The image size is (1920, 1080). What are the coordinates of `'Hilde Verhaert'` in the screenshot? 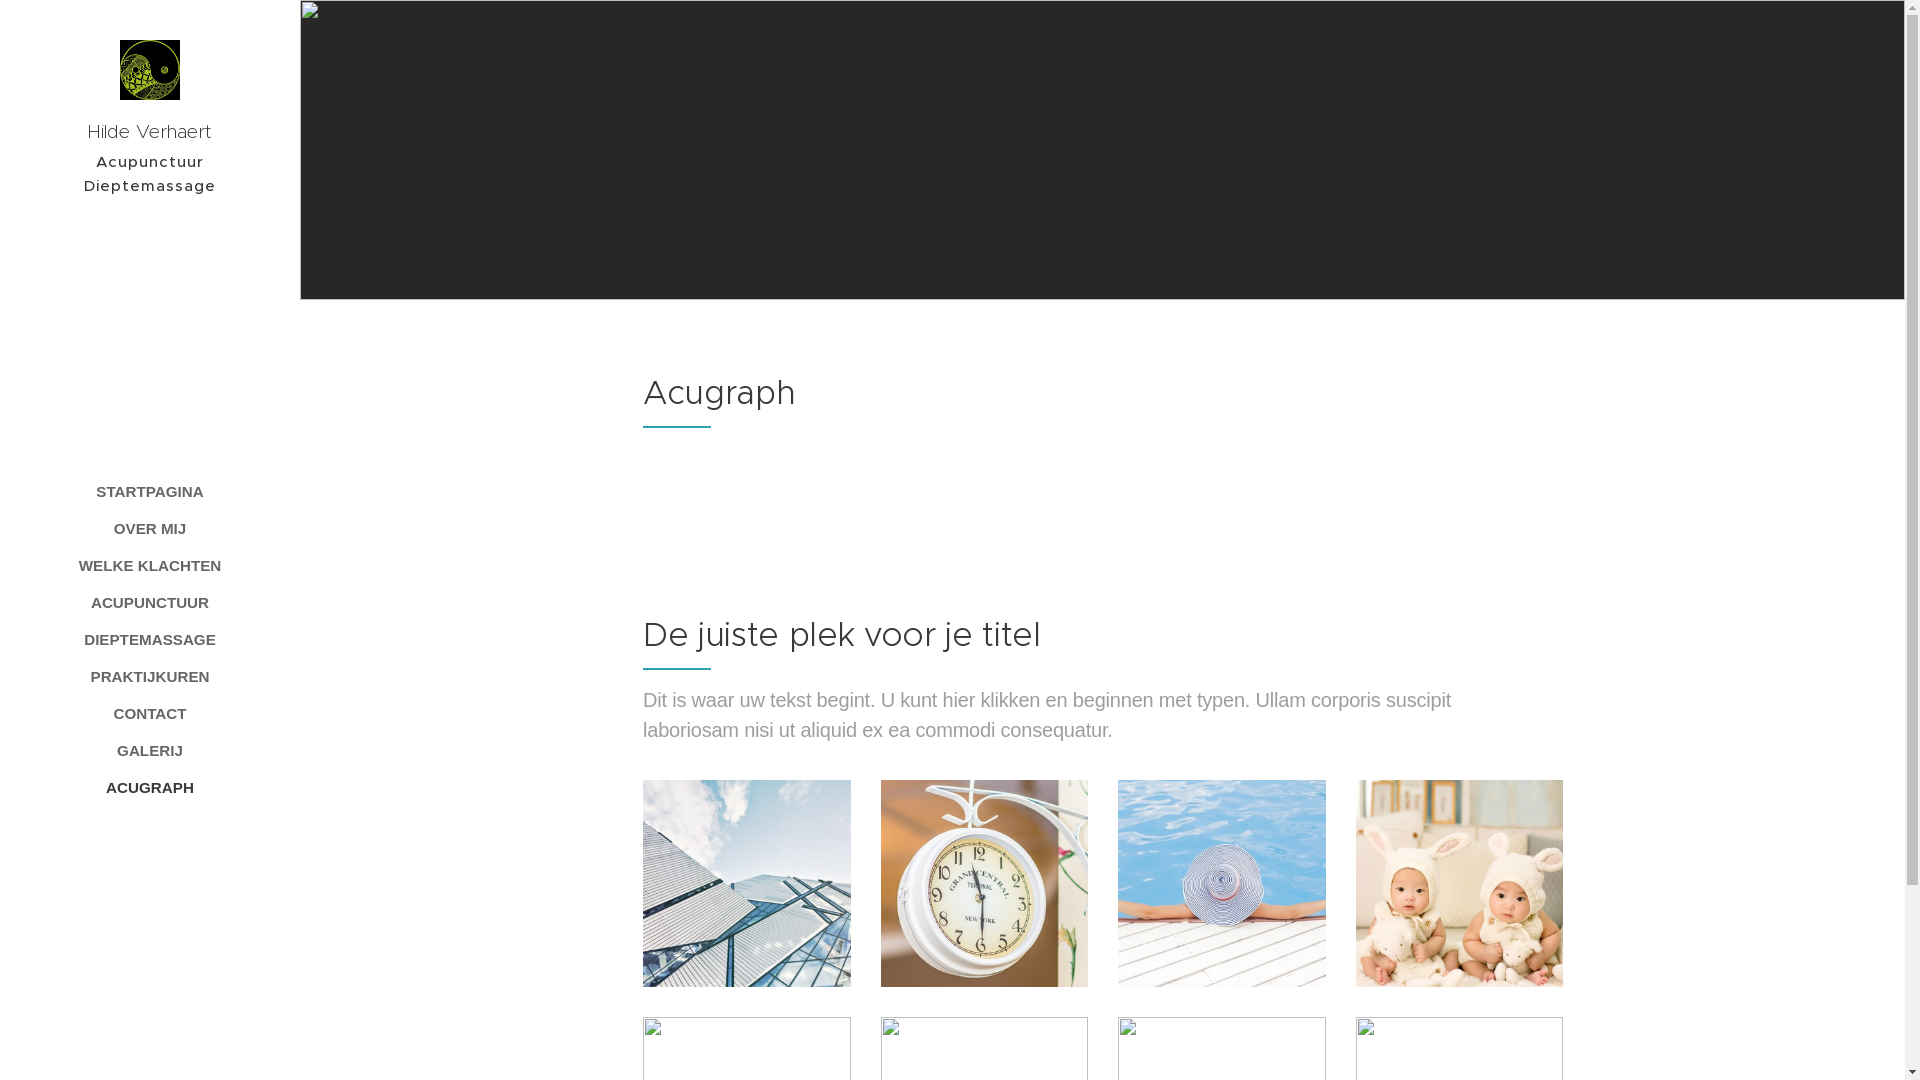 It's located at (148, 95).